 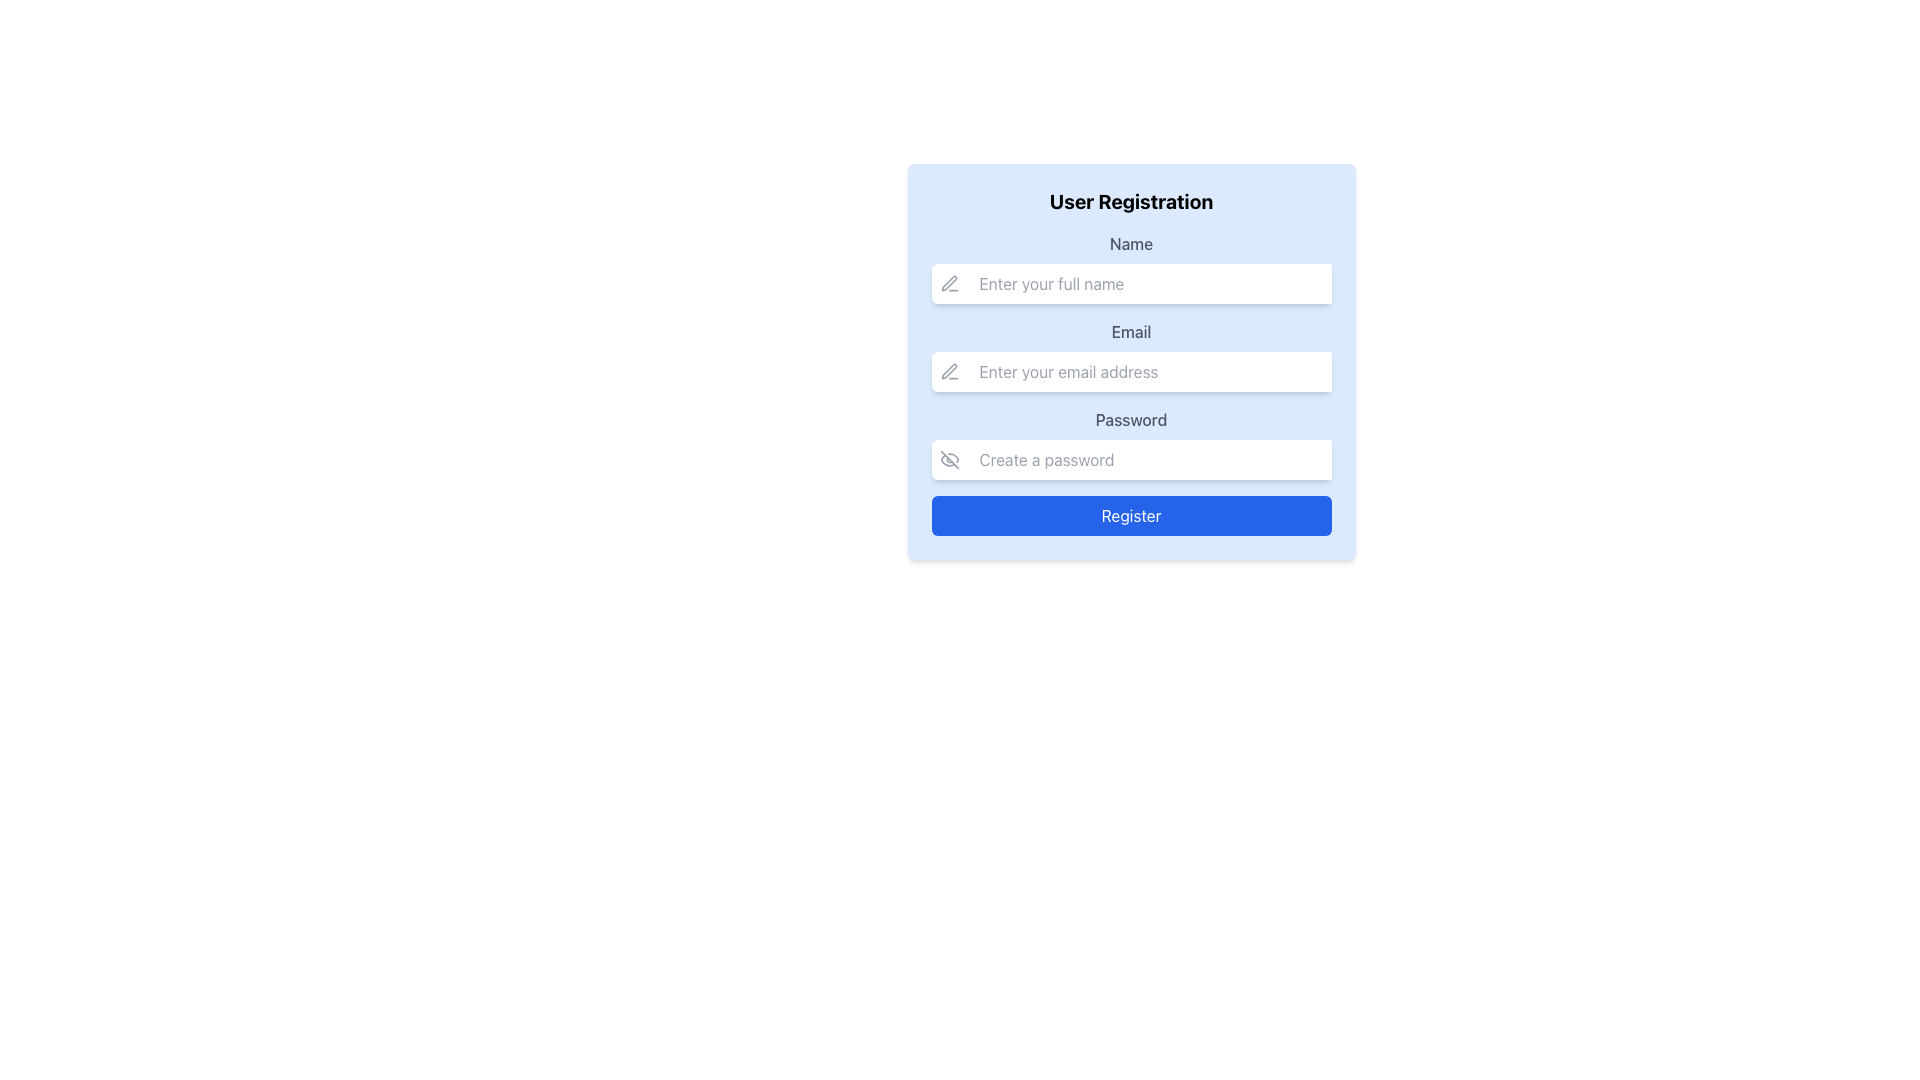 I want to click on the pen-like SVG icon with a gray stroke located next to the 'Email' input field, so click(x=948, y=371).